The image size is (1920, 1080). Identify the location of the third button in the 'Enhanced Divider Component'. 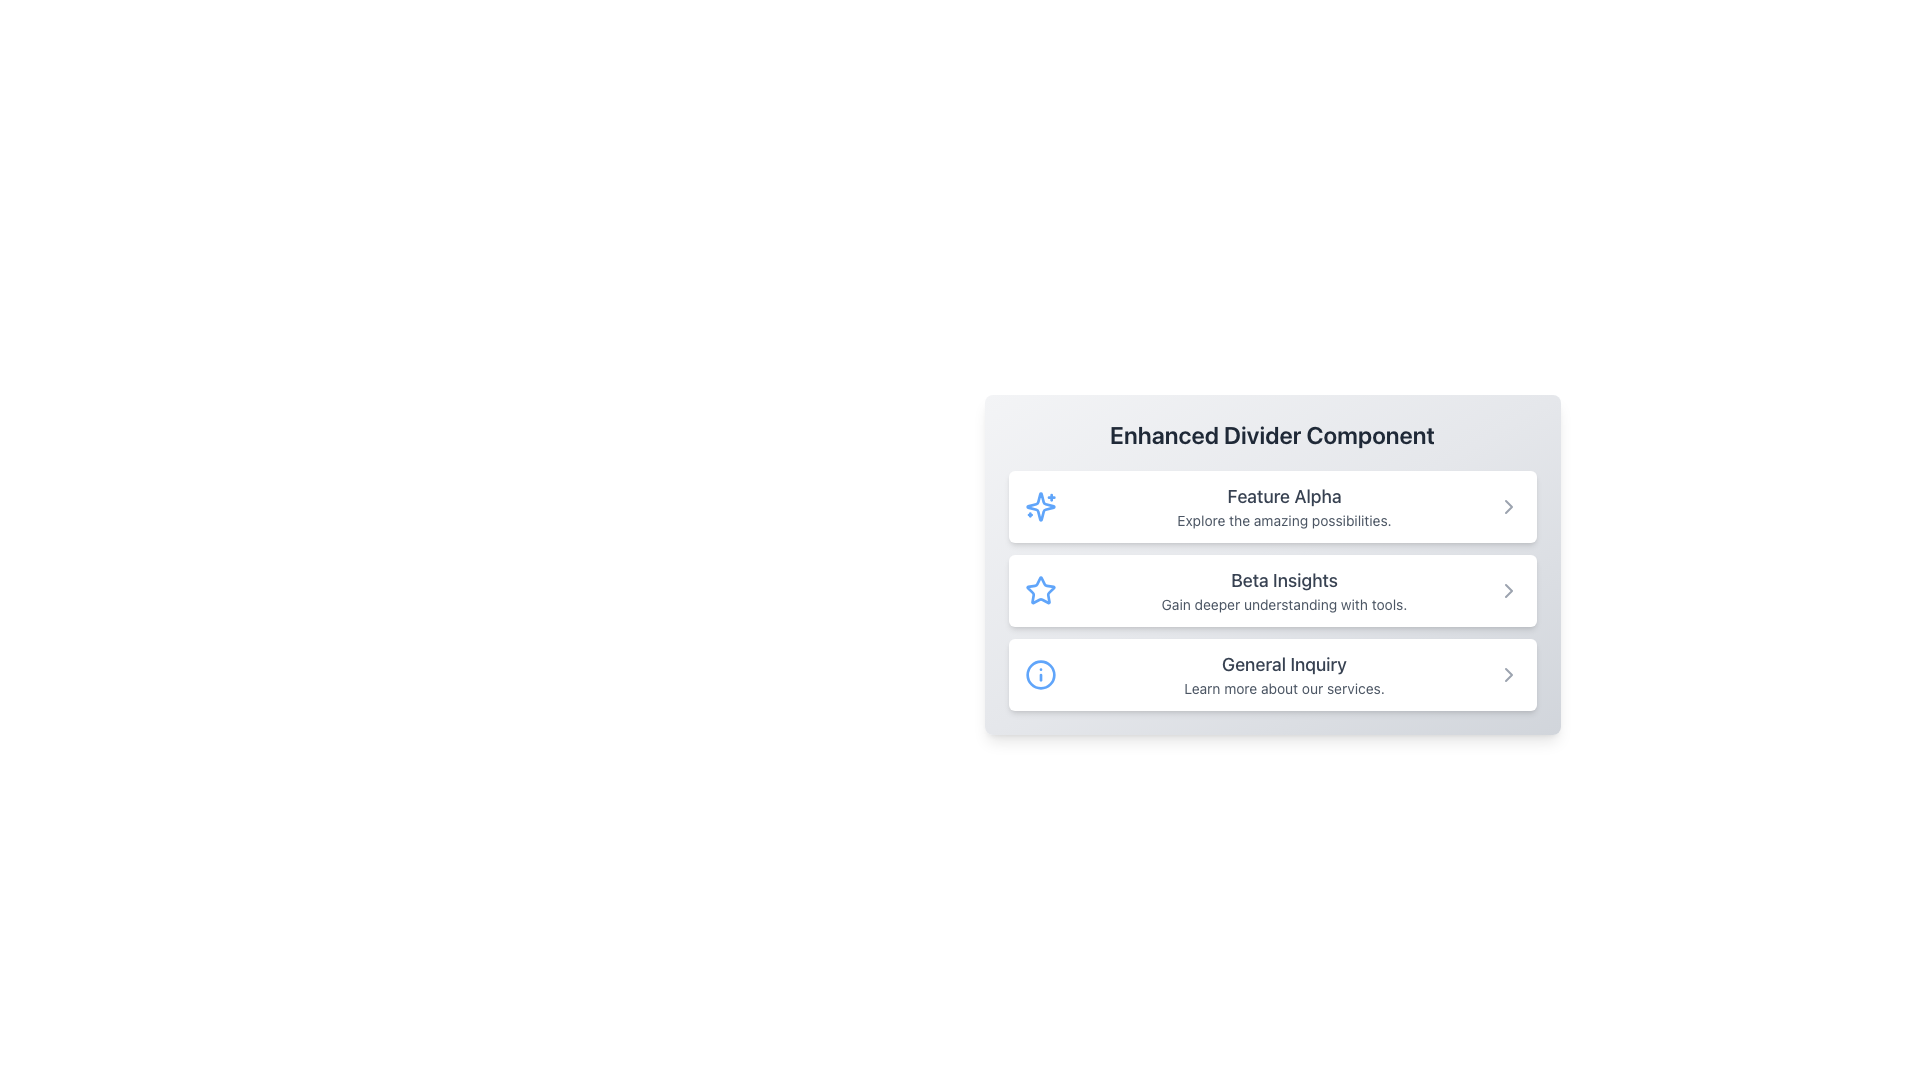
(1271, 675).